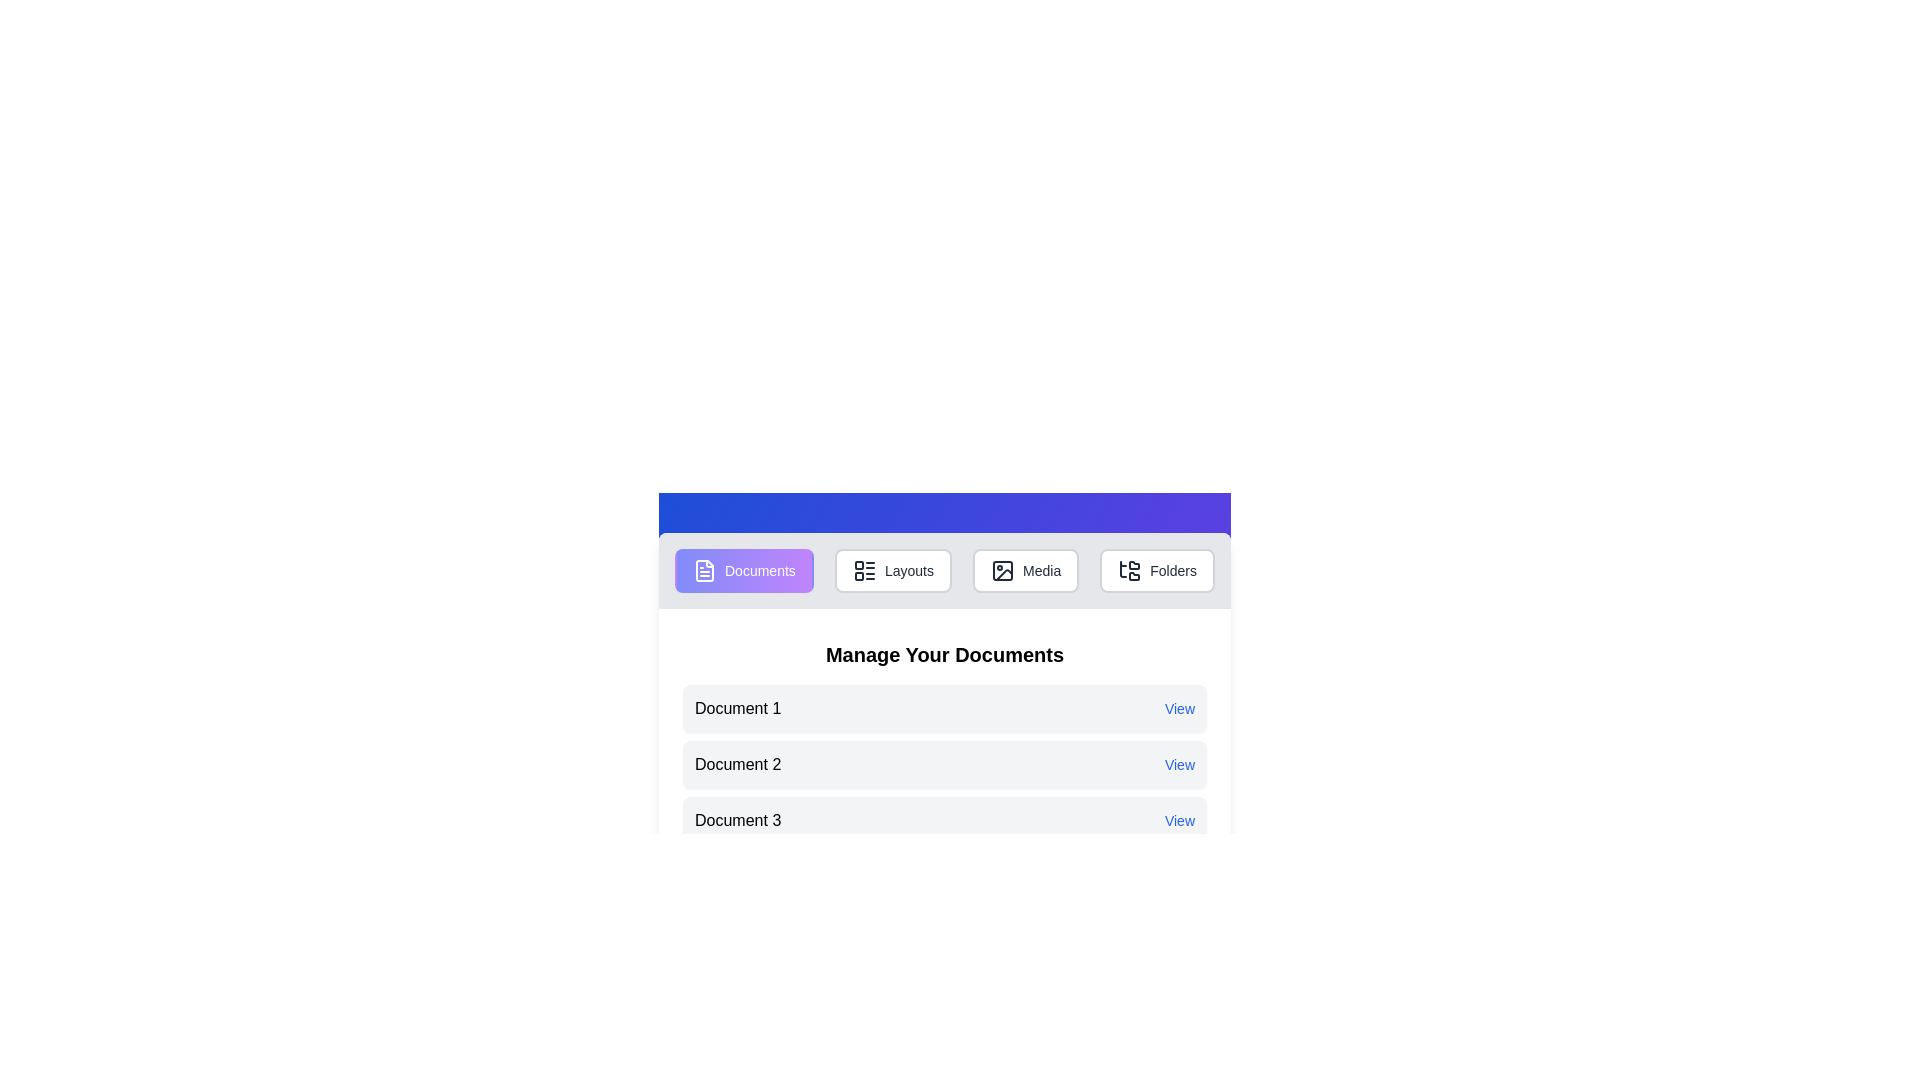  Describe the element at coordinates (1180, 821) in the screenshot. I see `the hyperlink or clickable text located to the right of 'Document 3' in the third row under the 'Manage Your Documents' section` at that location.